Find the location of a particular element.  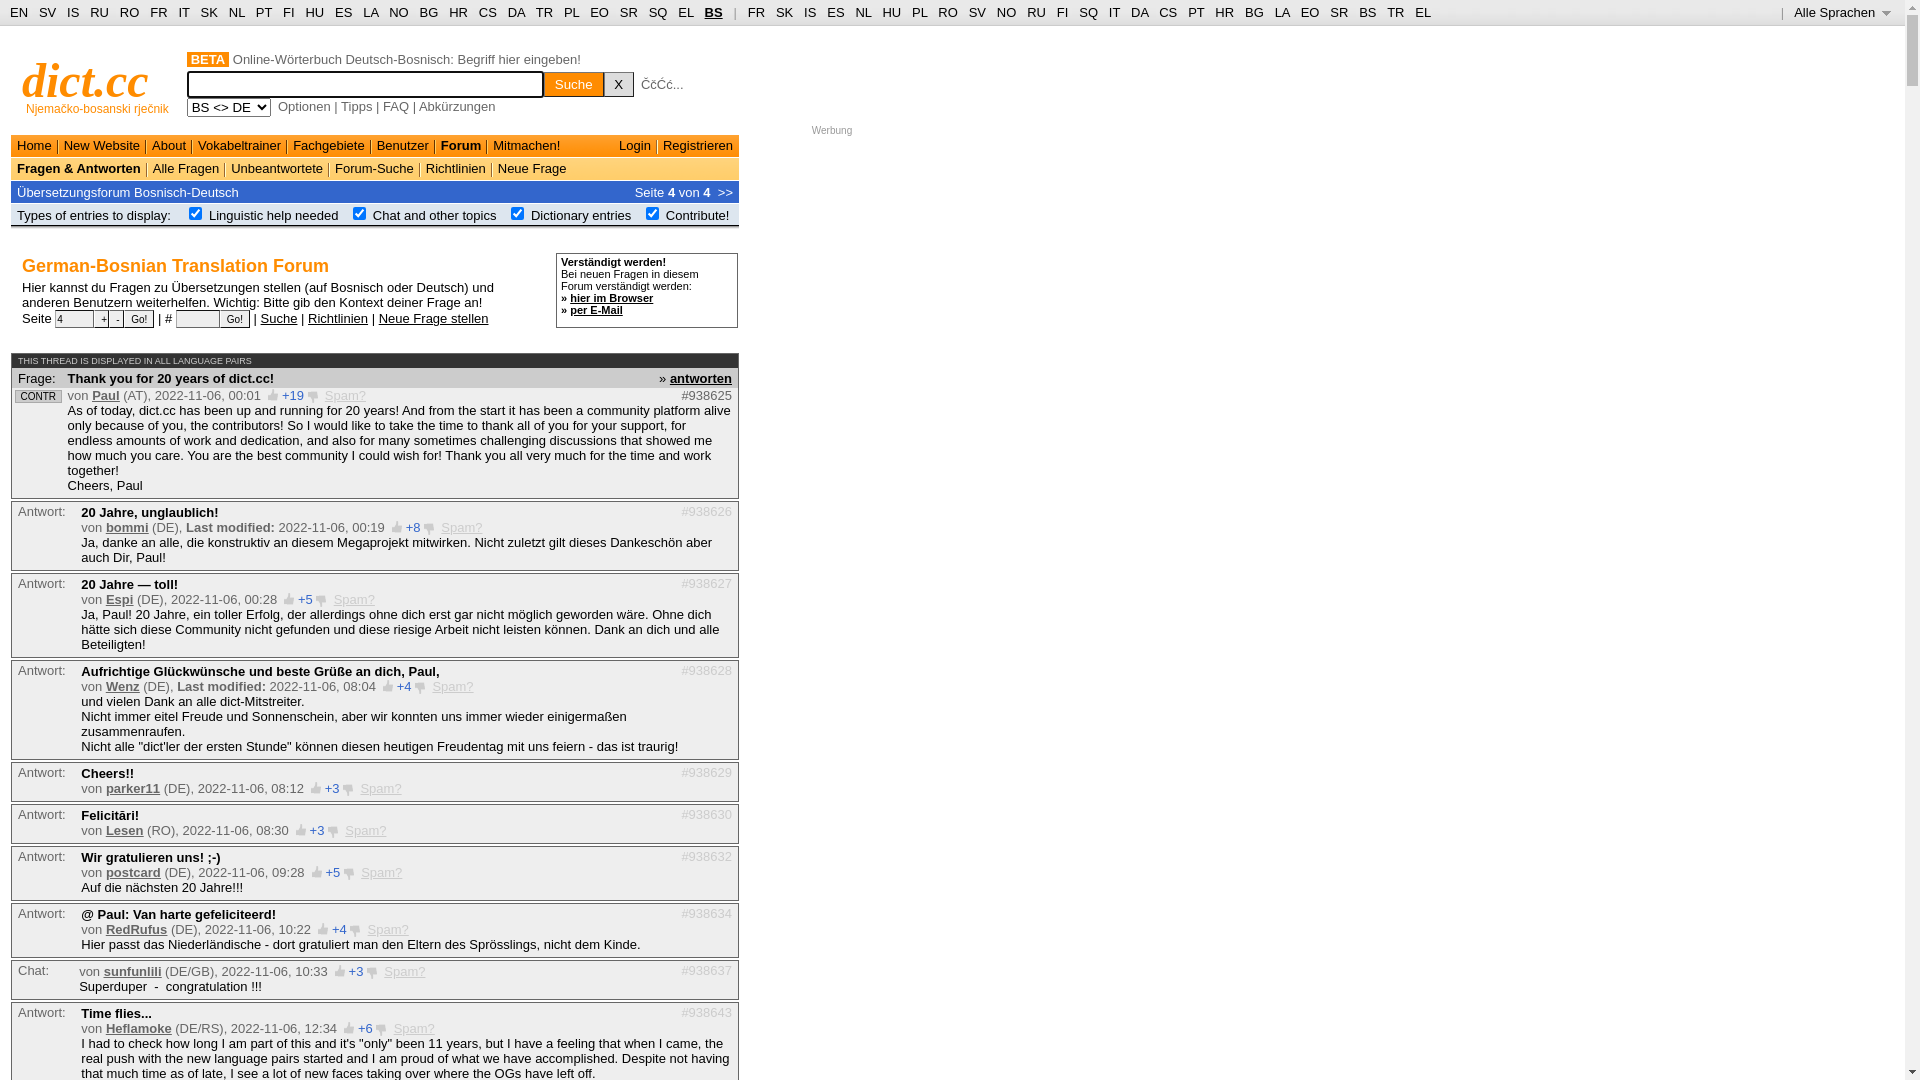

'Benutzer' is located at coordinates (402, 144).